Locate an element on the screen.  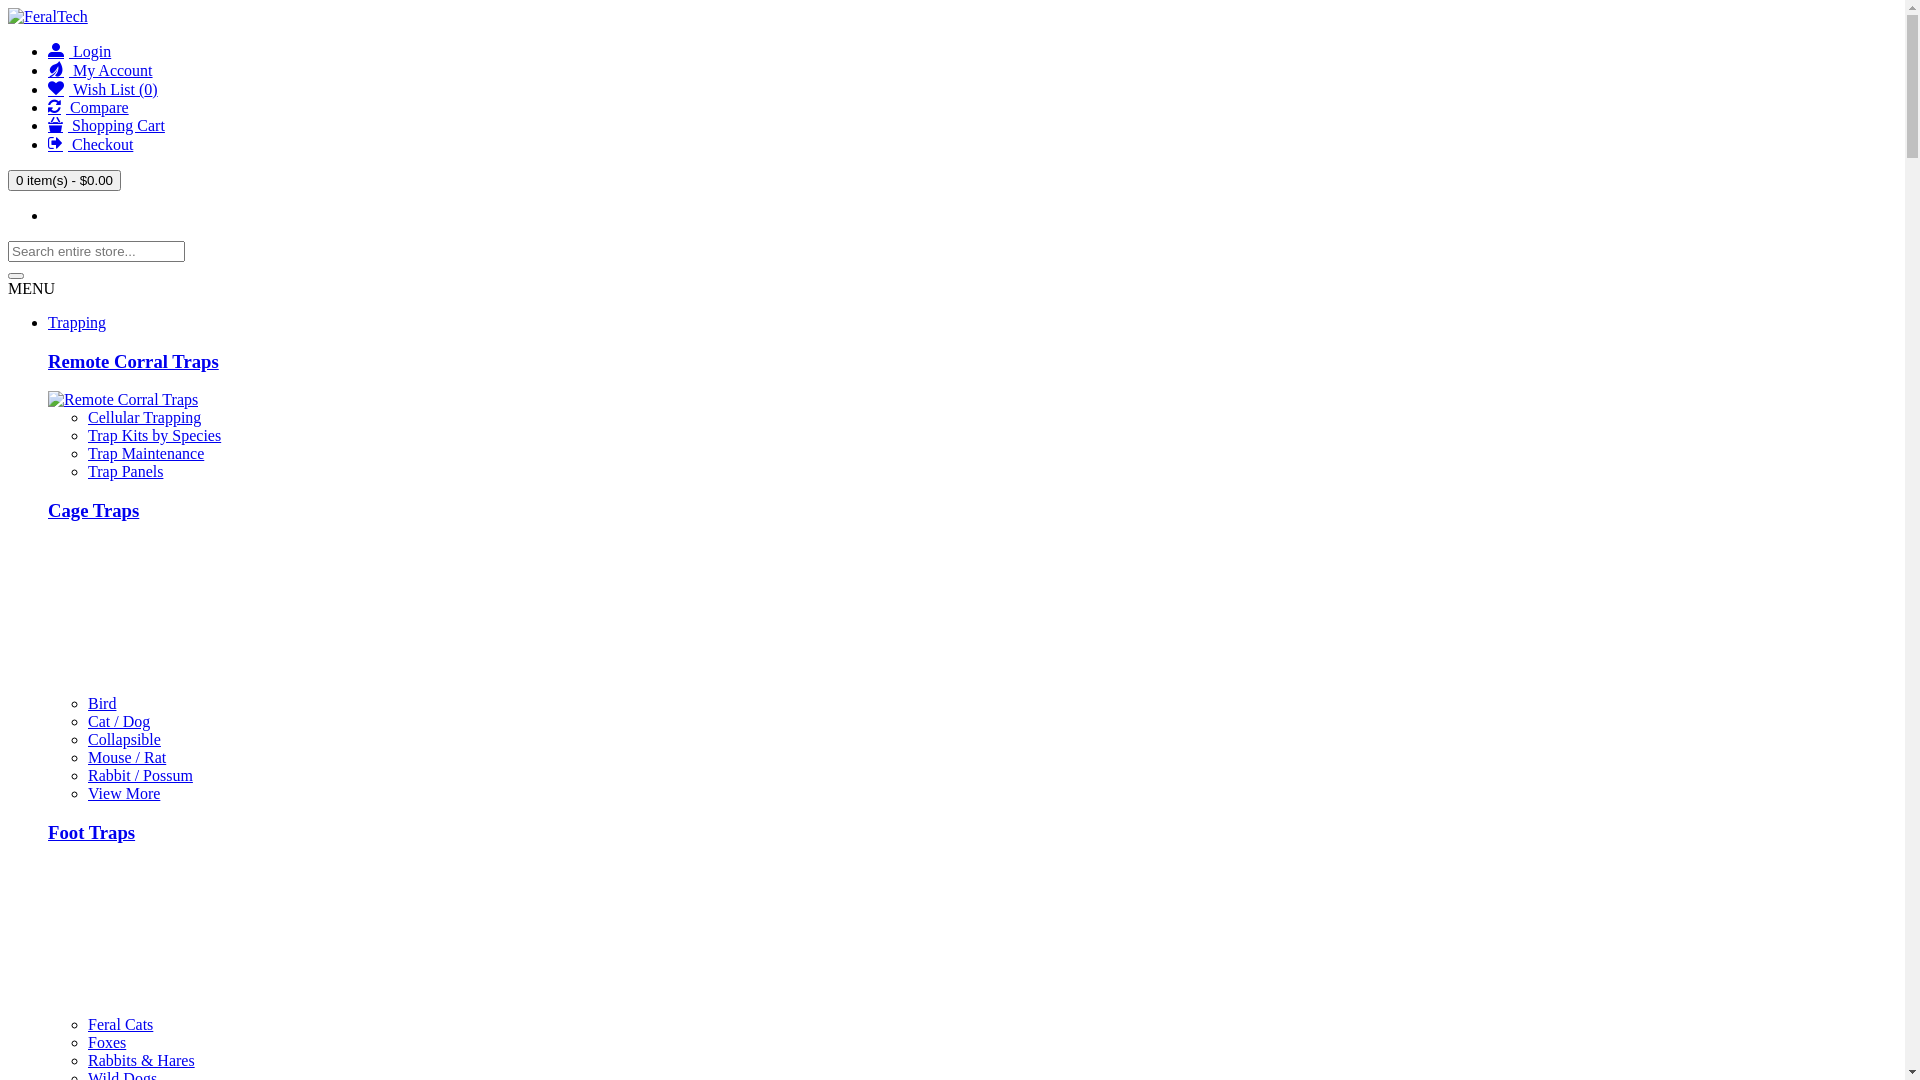
'Trap Kits by Species' is located at coordinates (153, 434).